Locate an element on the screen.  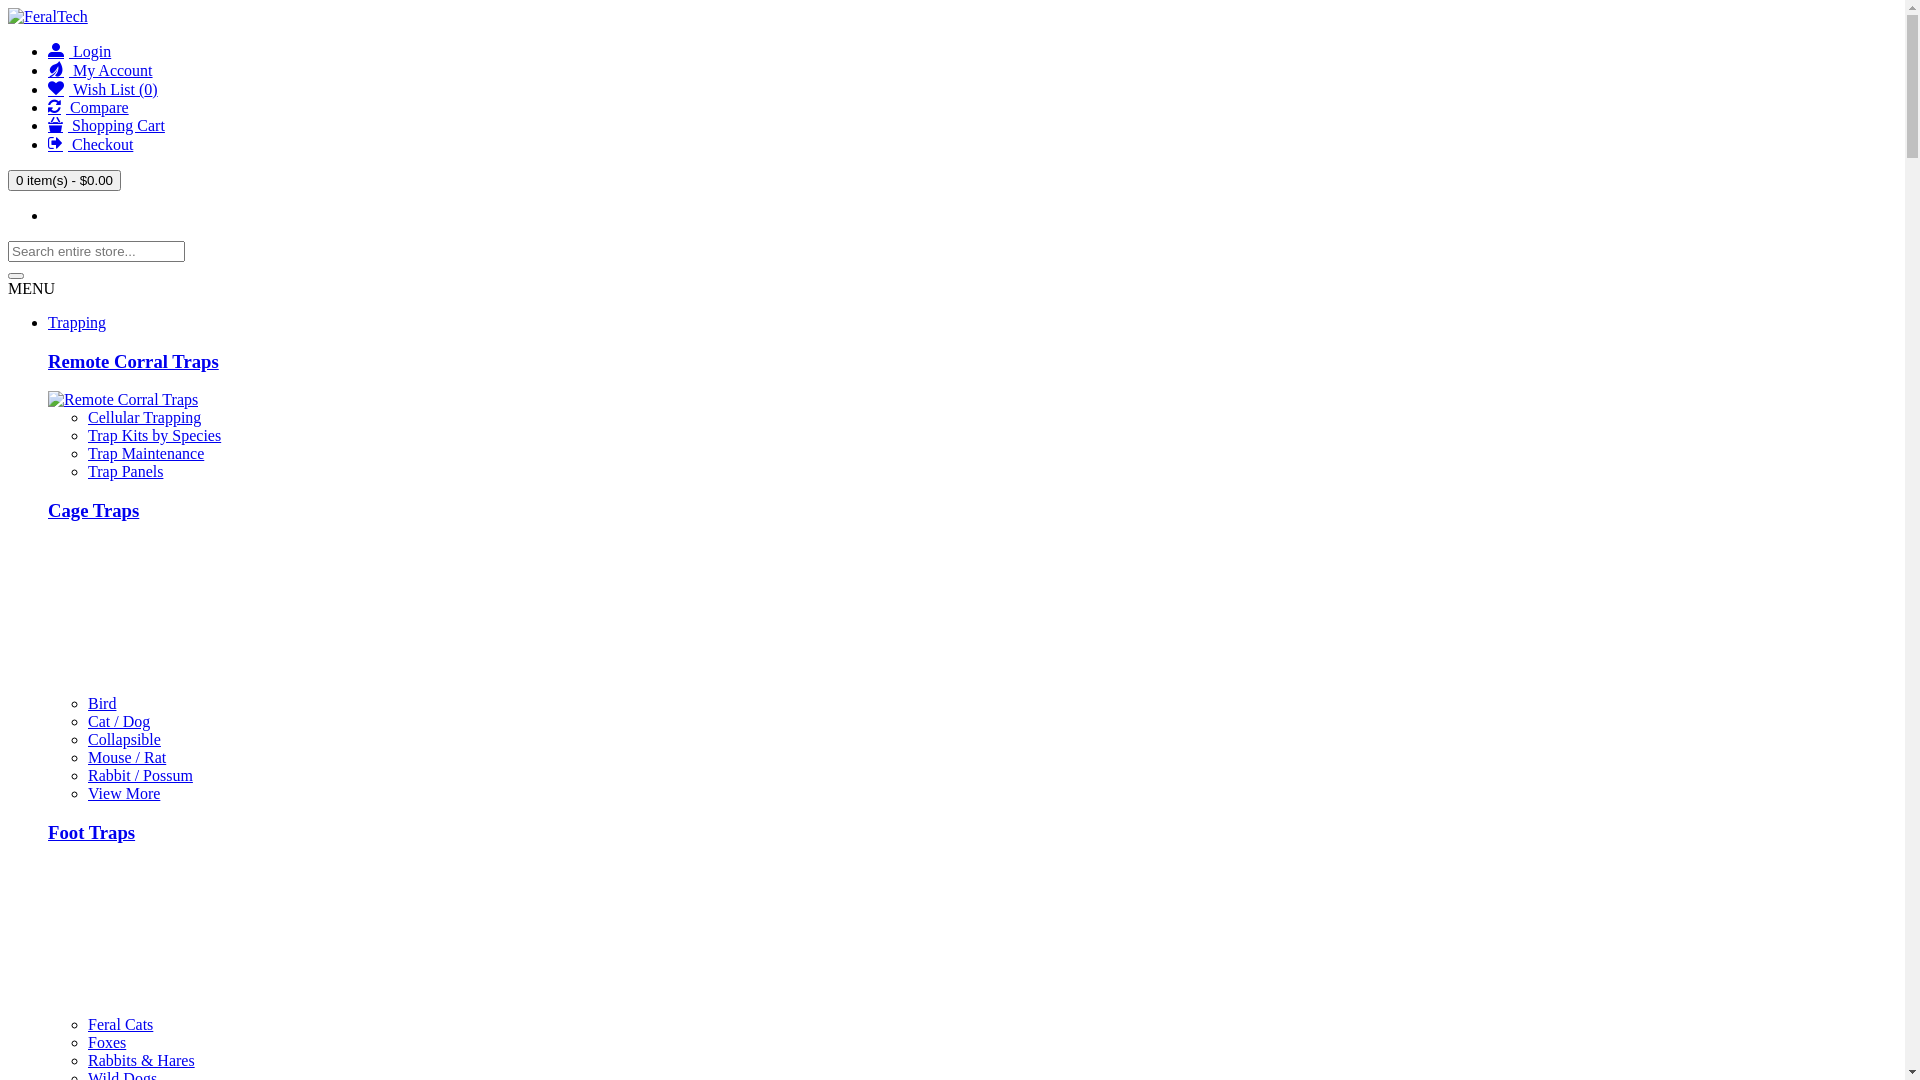
'Trap Kits by Species' is located at coordinates (153, 434).